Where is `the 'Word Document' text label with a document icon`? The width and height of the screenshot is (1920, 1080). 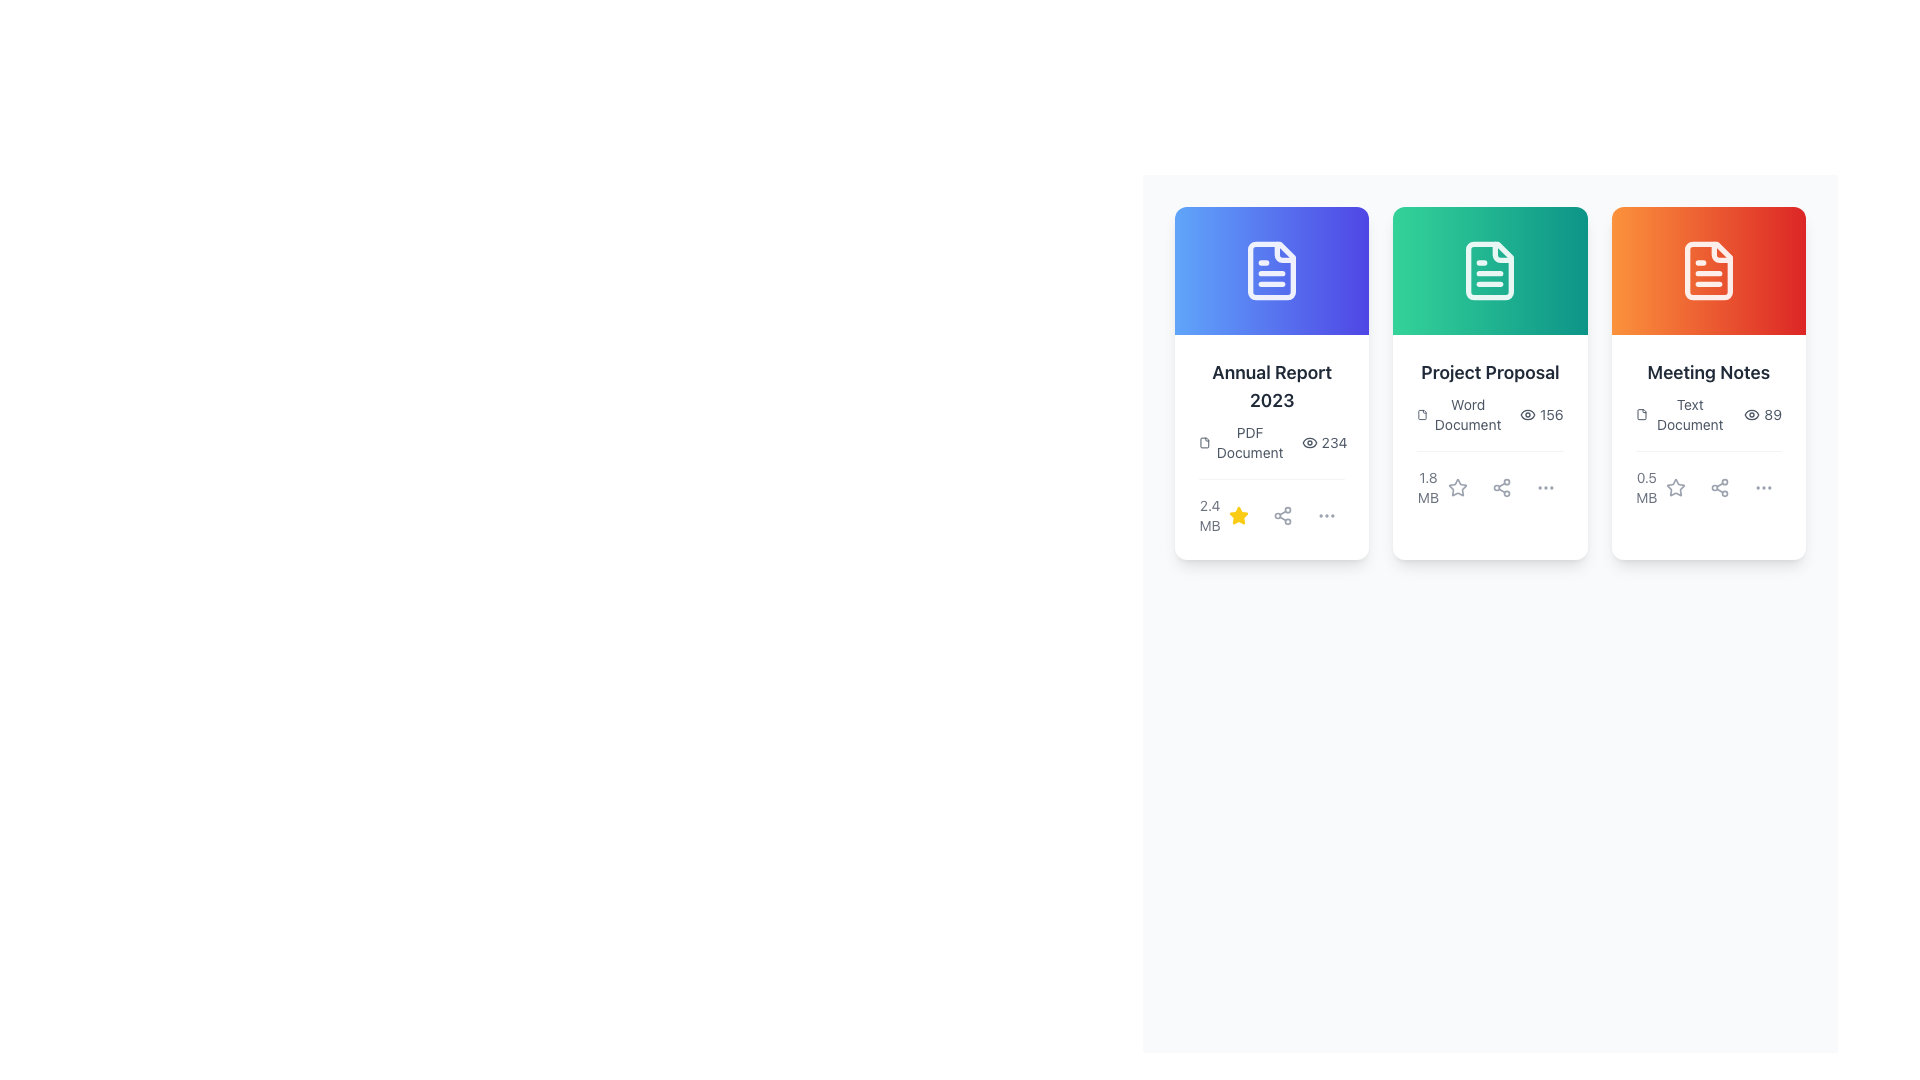 the 'Word Document' text label with a document icon is located at coordinates (1460, 414).